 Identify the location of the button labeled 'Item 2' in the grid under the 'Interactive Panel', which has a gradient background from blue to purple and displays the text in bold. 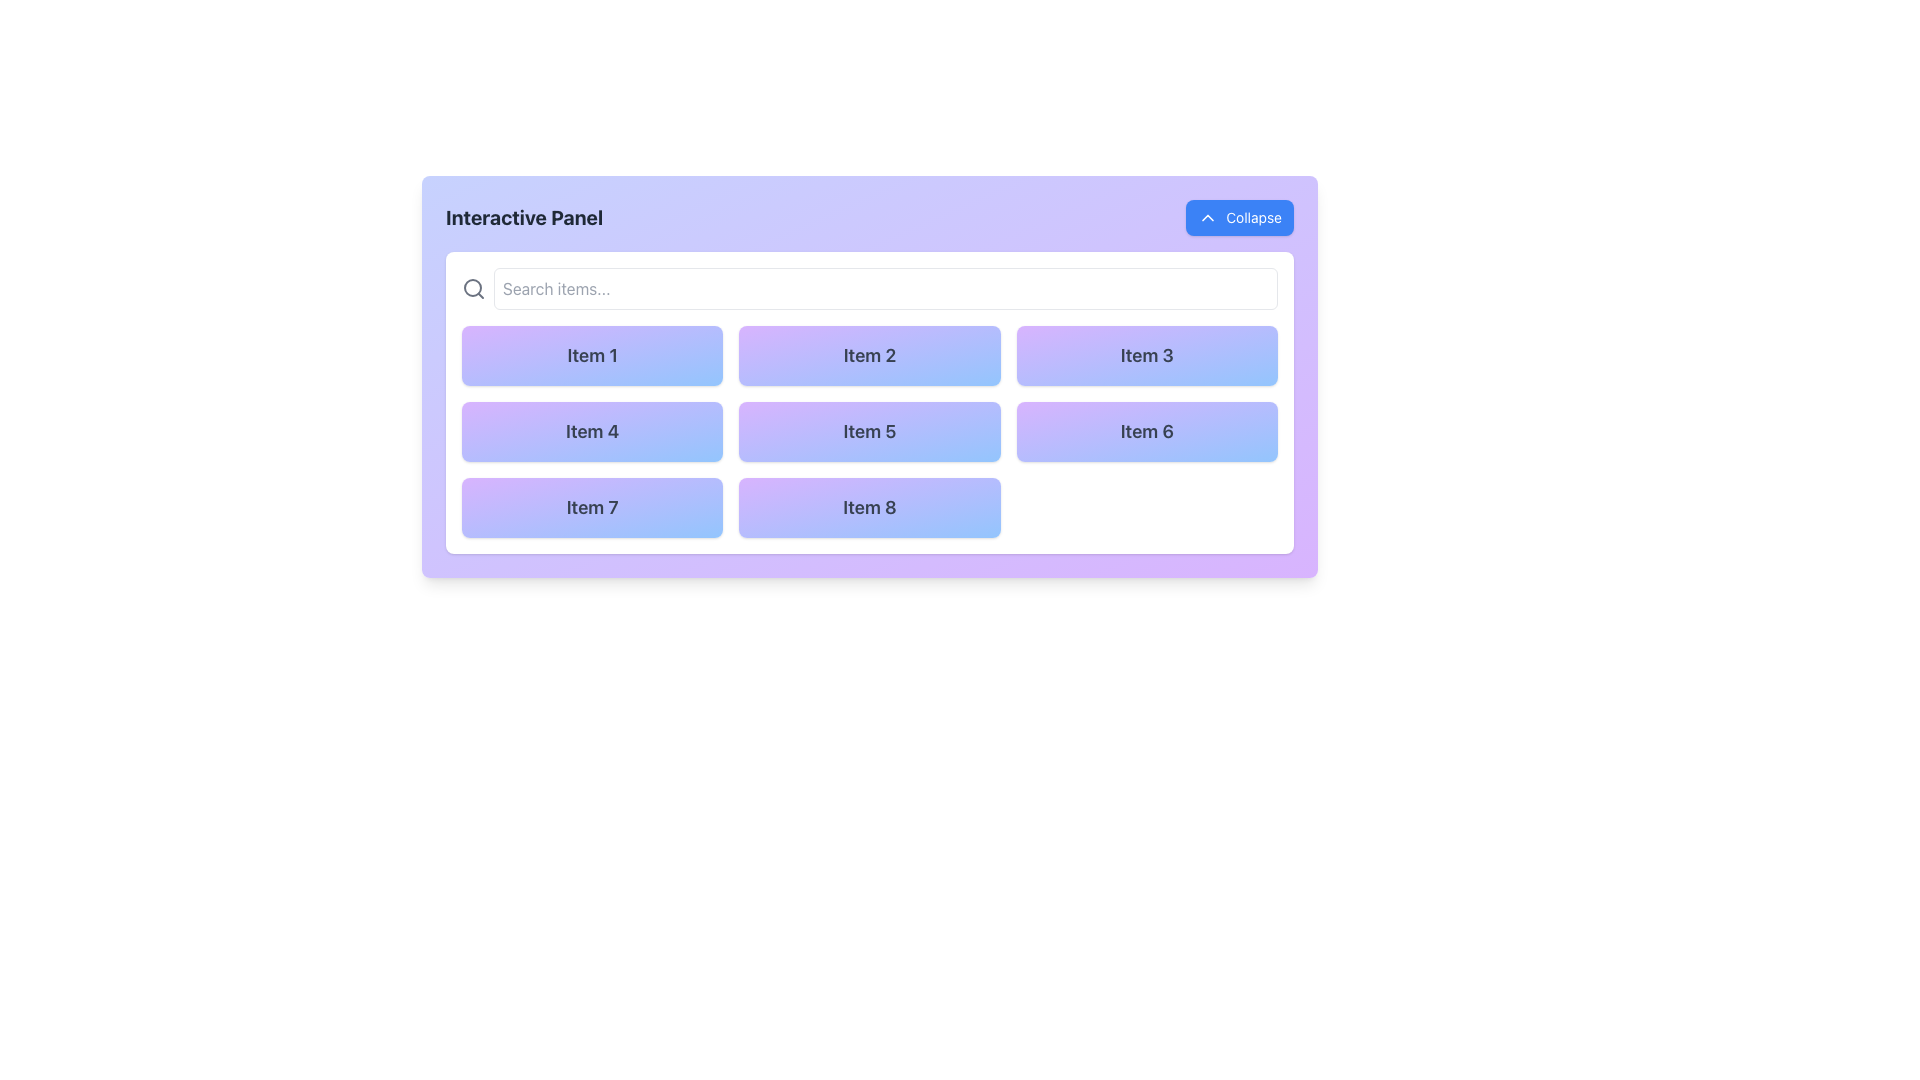
(869, 354).